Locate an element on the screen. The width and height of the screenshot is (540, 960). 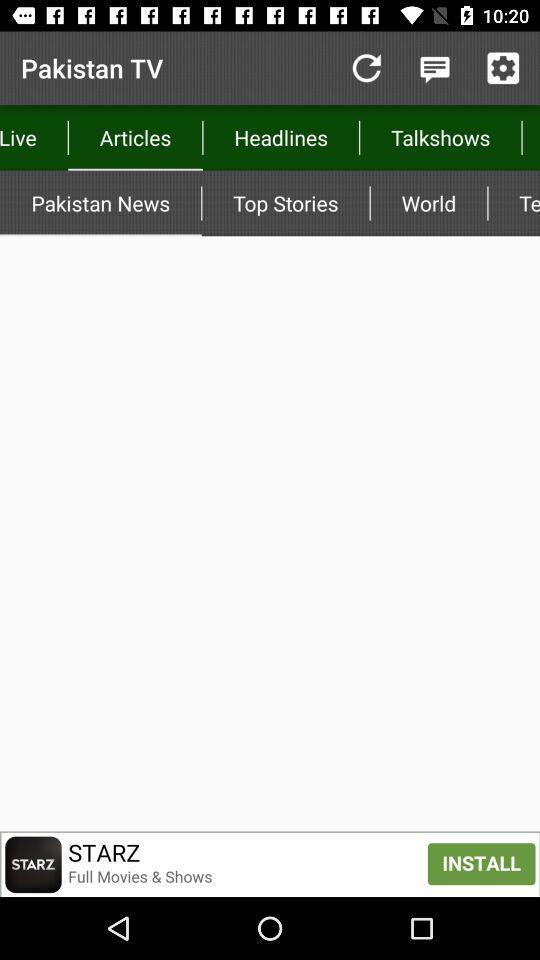
item next to live item is located at coordinates (135, 136).